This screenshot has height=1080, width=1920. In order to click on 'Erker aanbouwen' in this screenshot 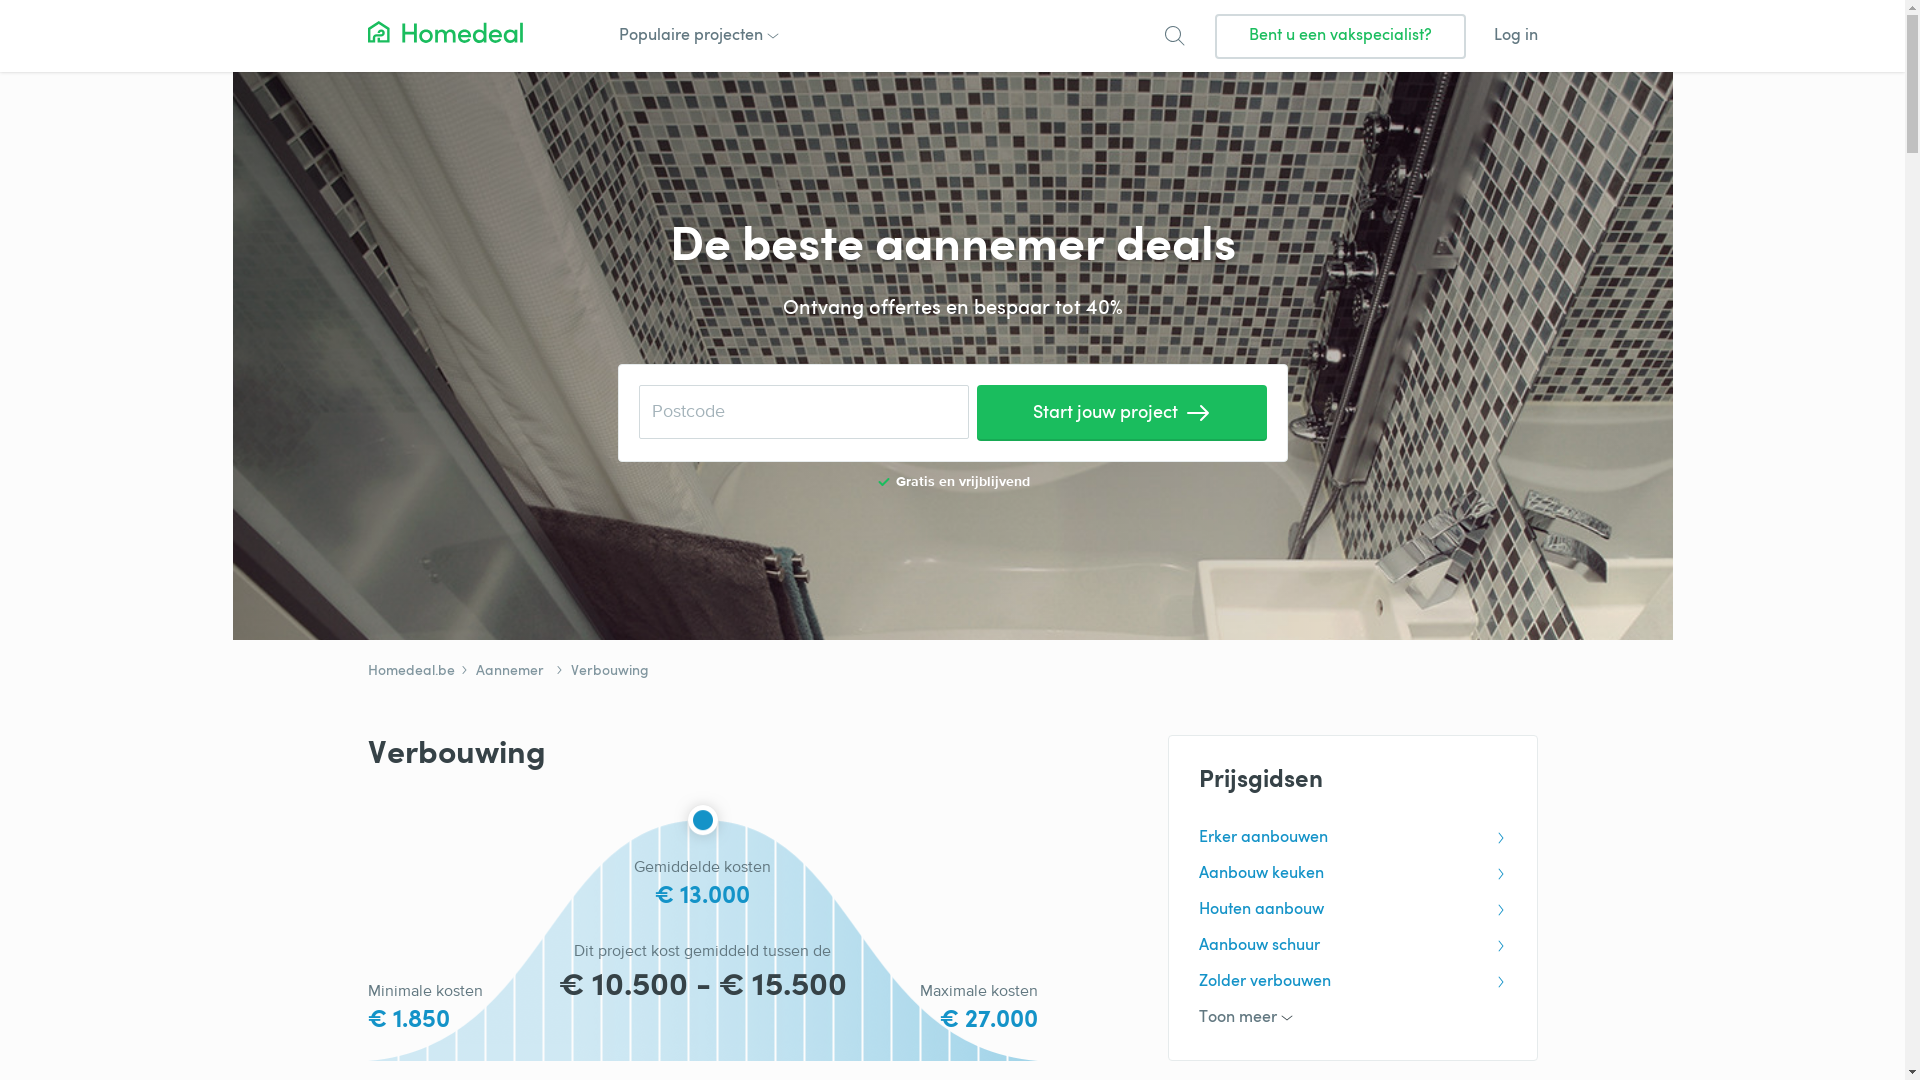, I will do `click(1352, 837)`.